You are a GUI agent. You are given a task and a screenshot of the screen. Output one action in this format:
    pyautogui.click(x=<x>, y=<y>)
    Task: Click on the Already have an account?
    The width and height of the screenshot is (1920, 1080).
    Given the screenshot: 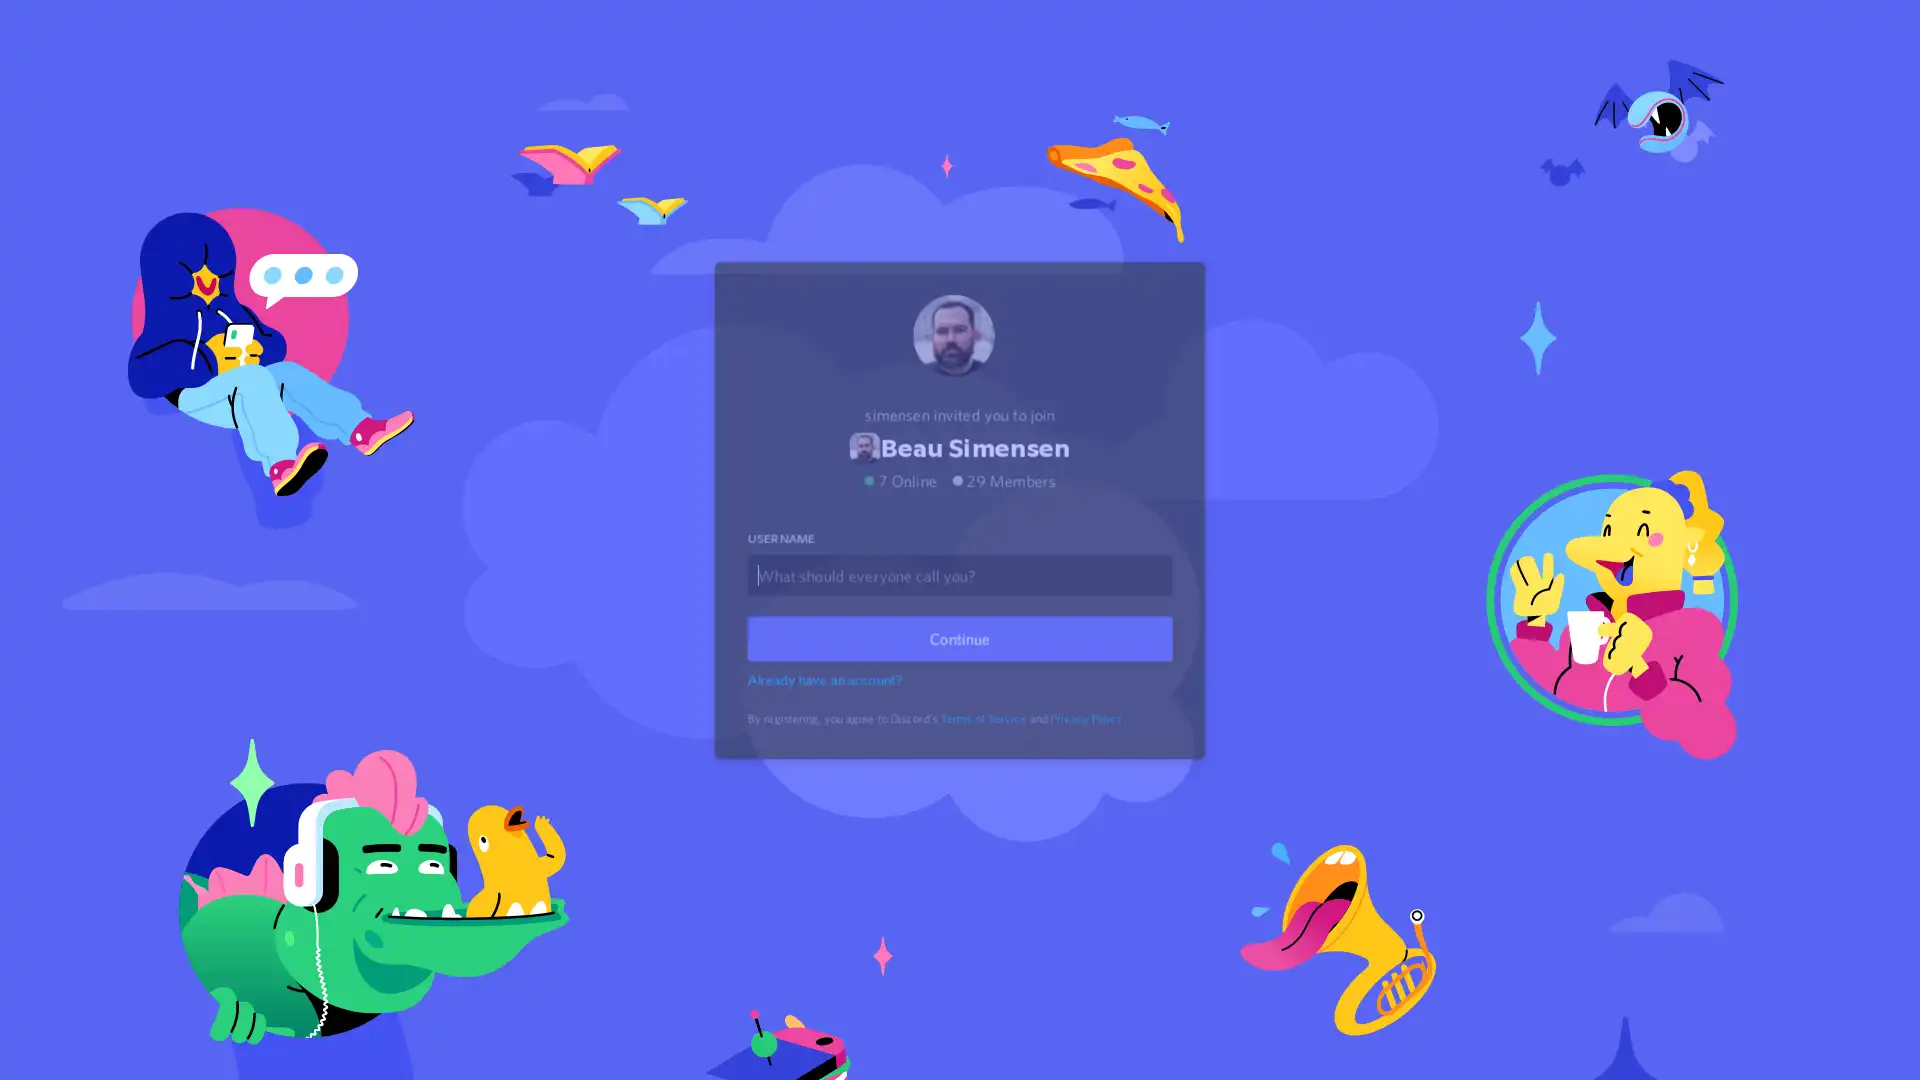 What is the action you would take?
    pyautogui.click(x=828, y=704)
    